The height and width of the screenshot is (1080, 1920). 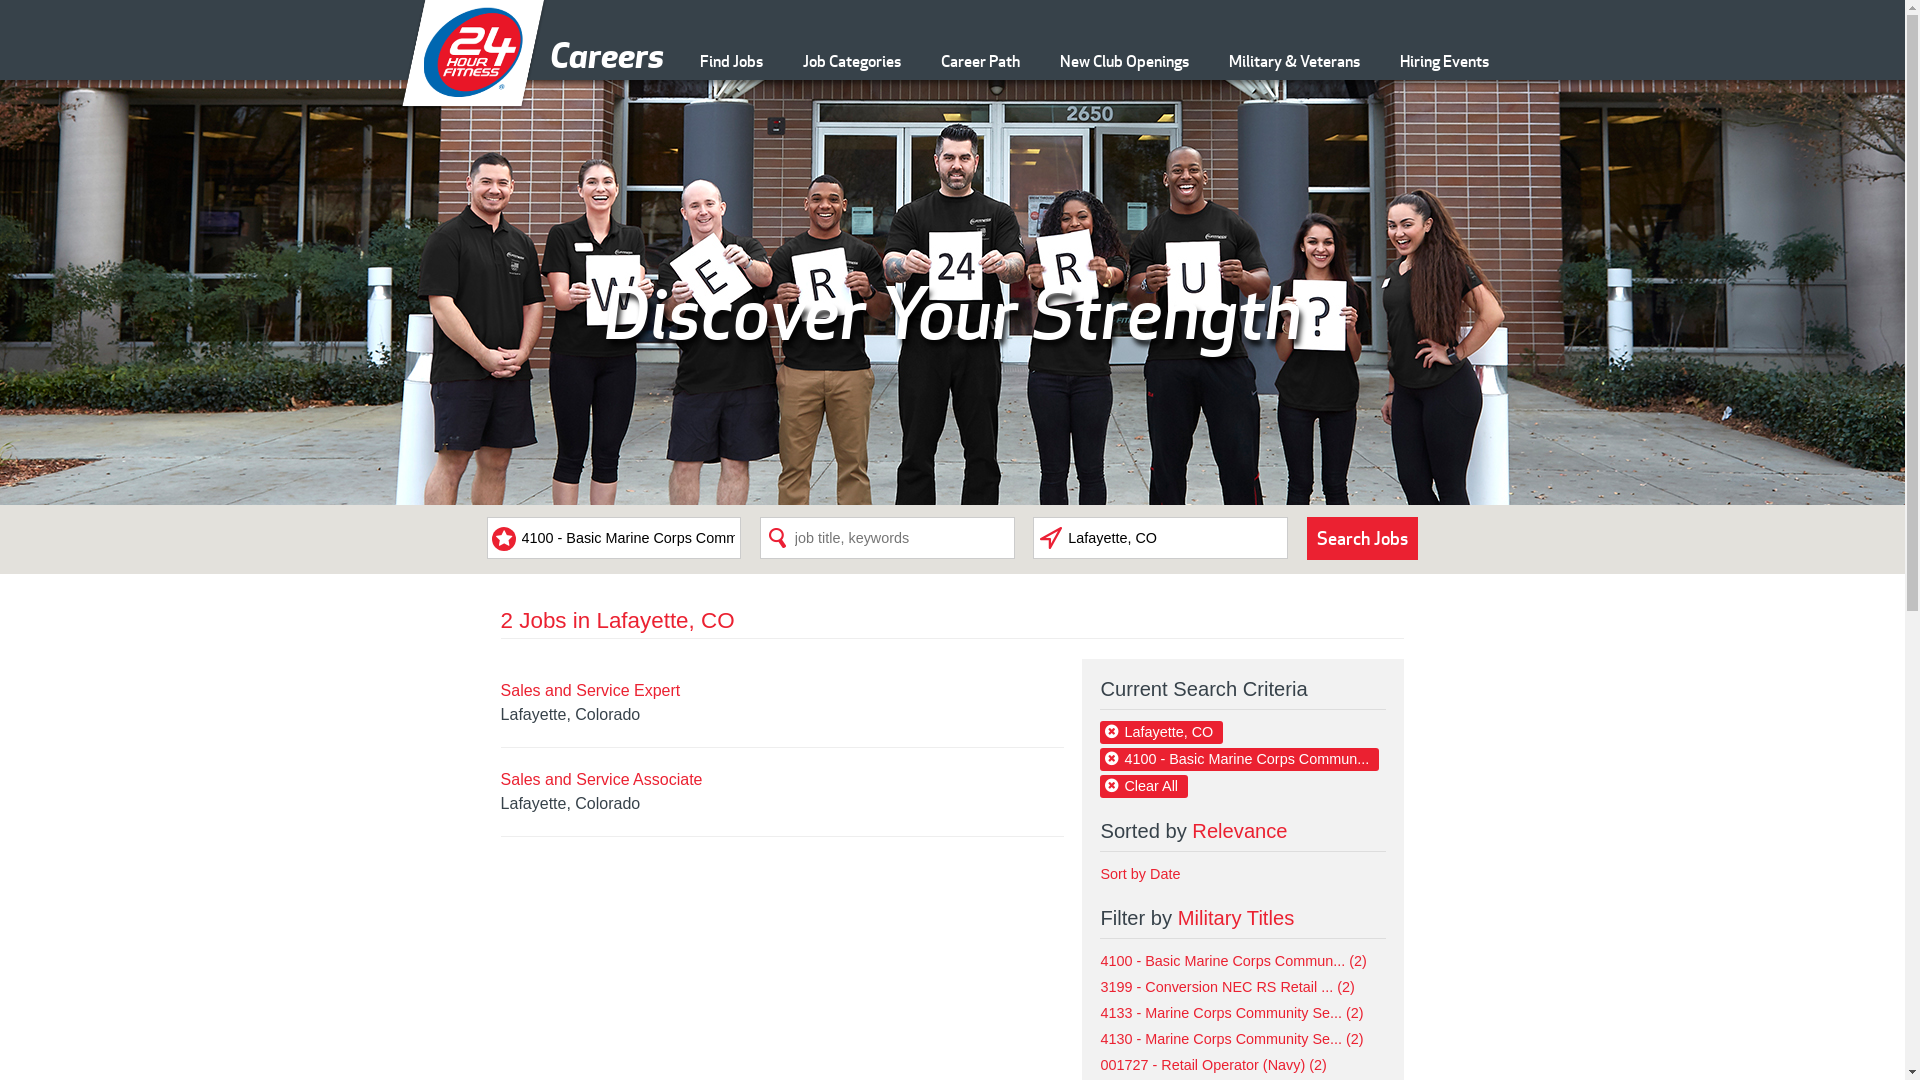 I want to click on '4100 - Basic Marine Corps Commun... (2)', so click(x=1232, y=959).